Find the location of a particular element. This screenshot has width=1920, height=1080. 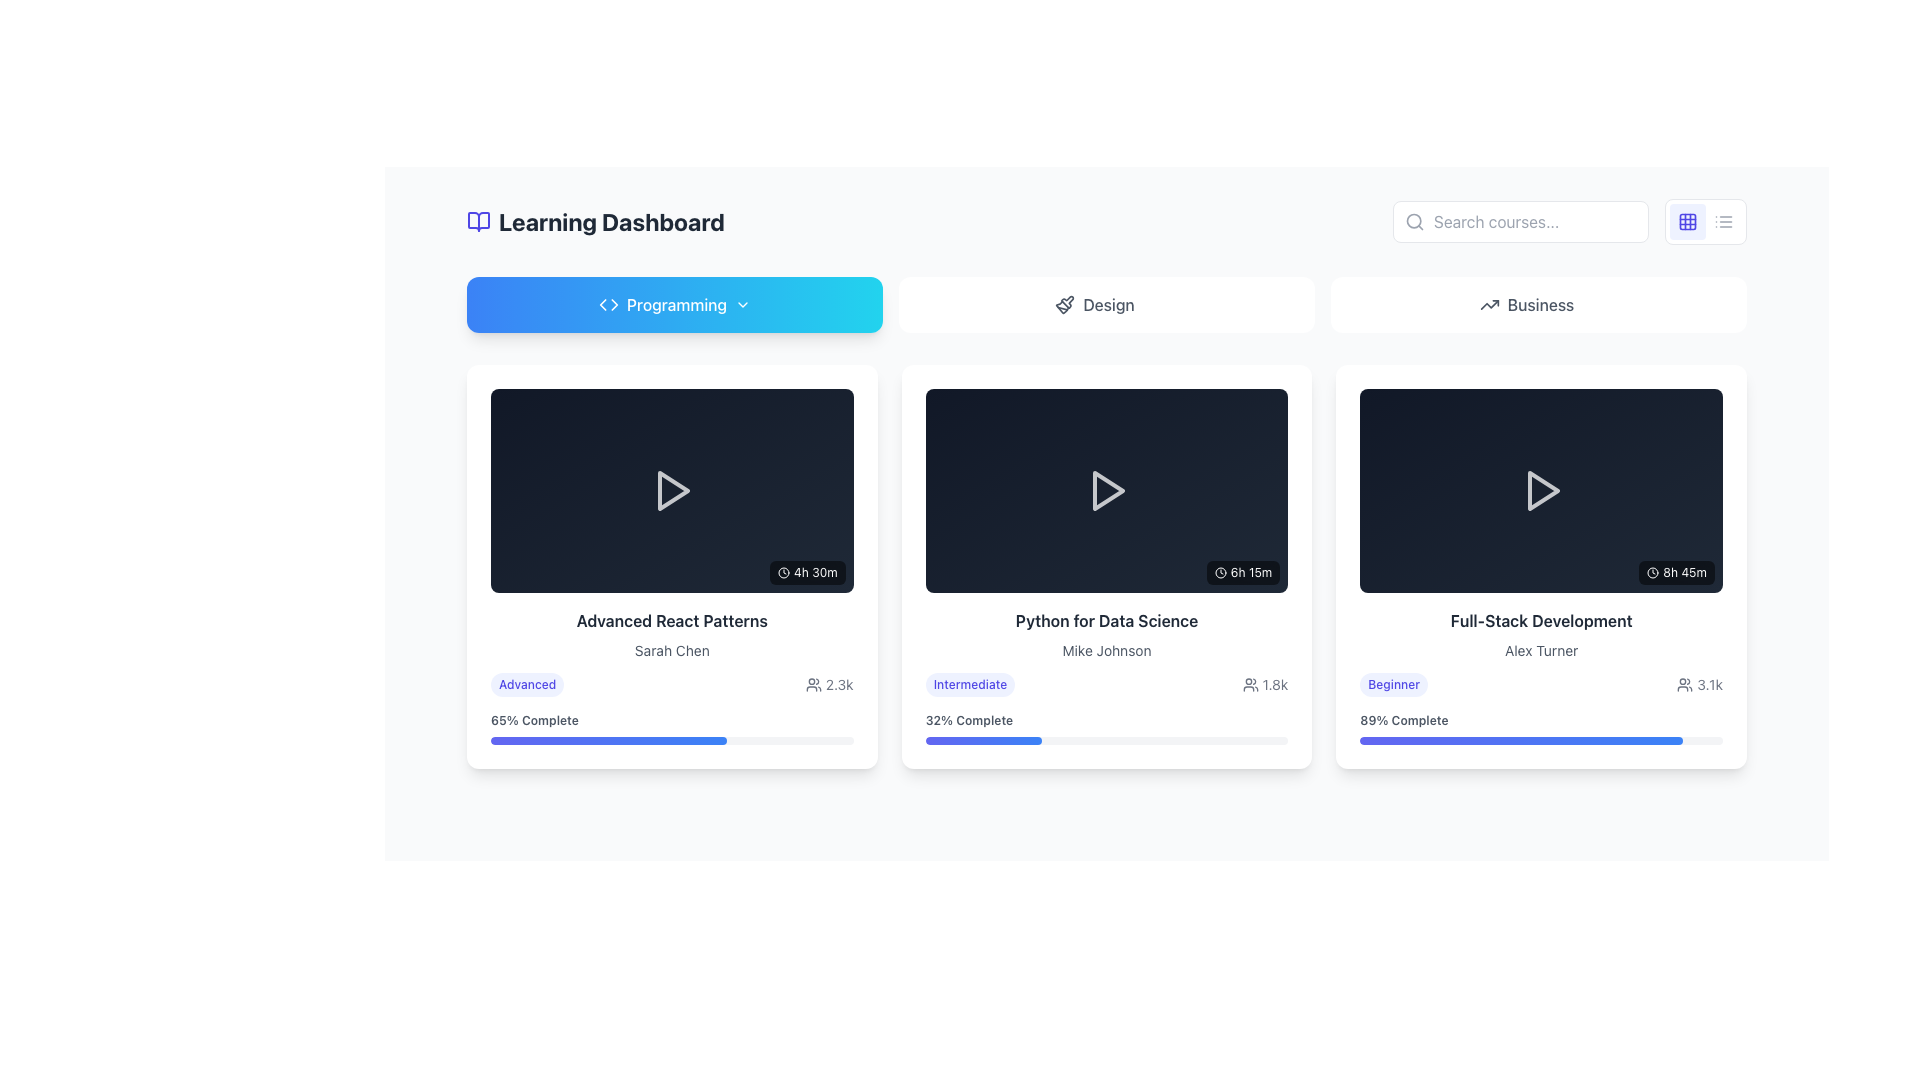

the decorative search icon located in the top-right of the interface, adjacent to the input field and to the right of the navigation buttons is located at coordinates (1414, 222).